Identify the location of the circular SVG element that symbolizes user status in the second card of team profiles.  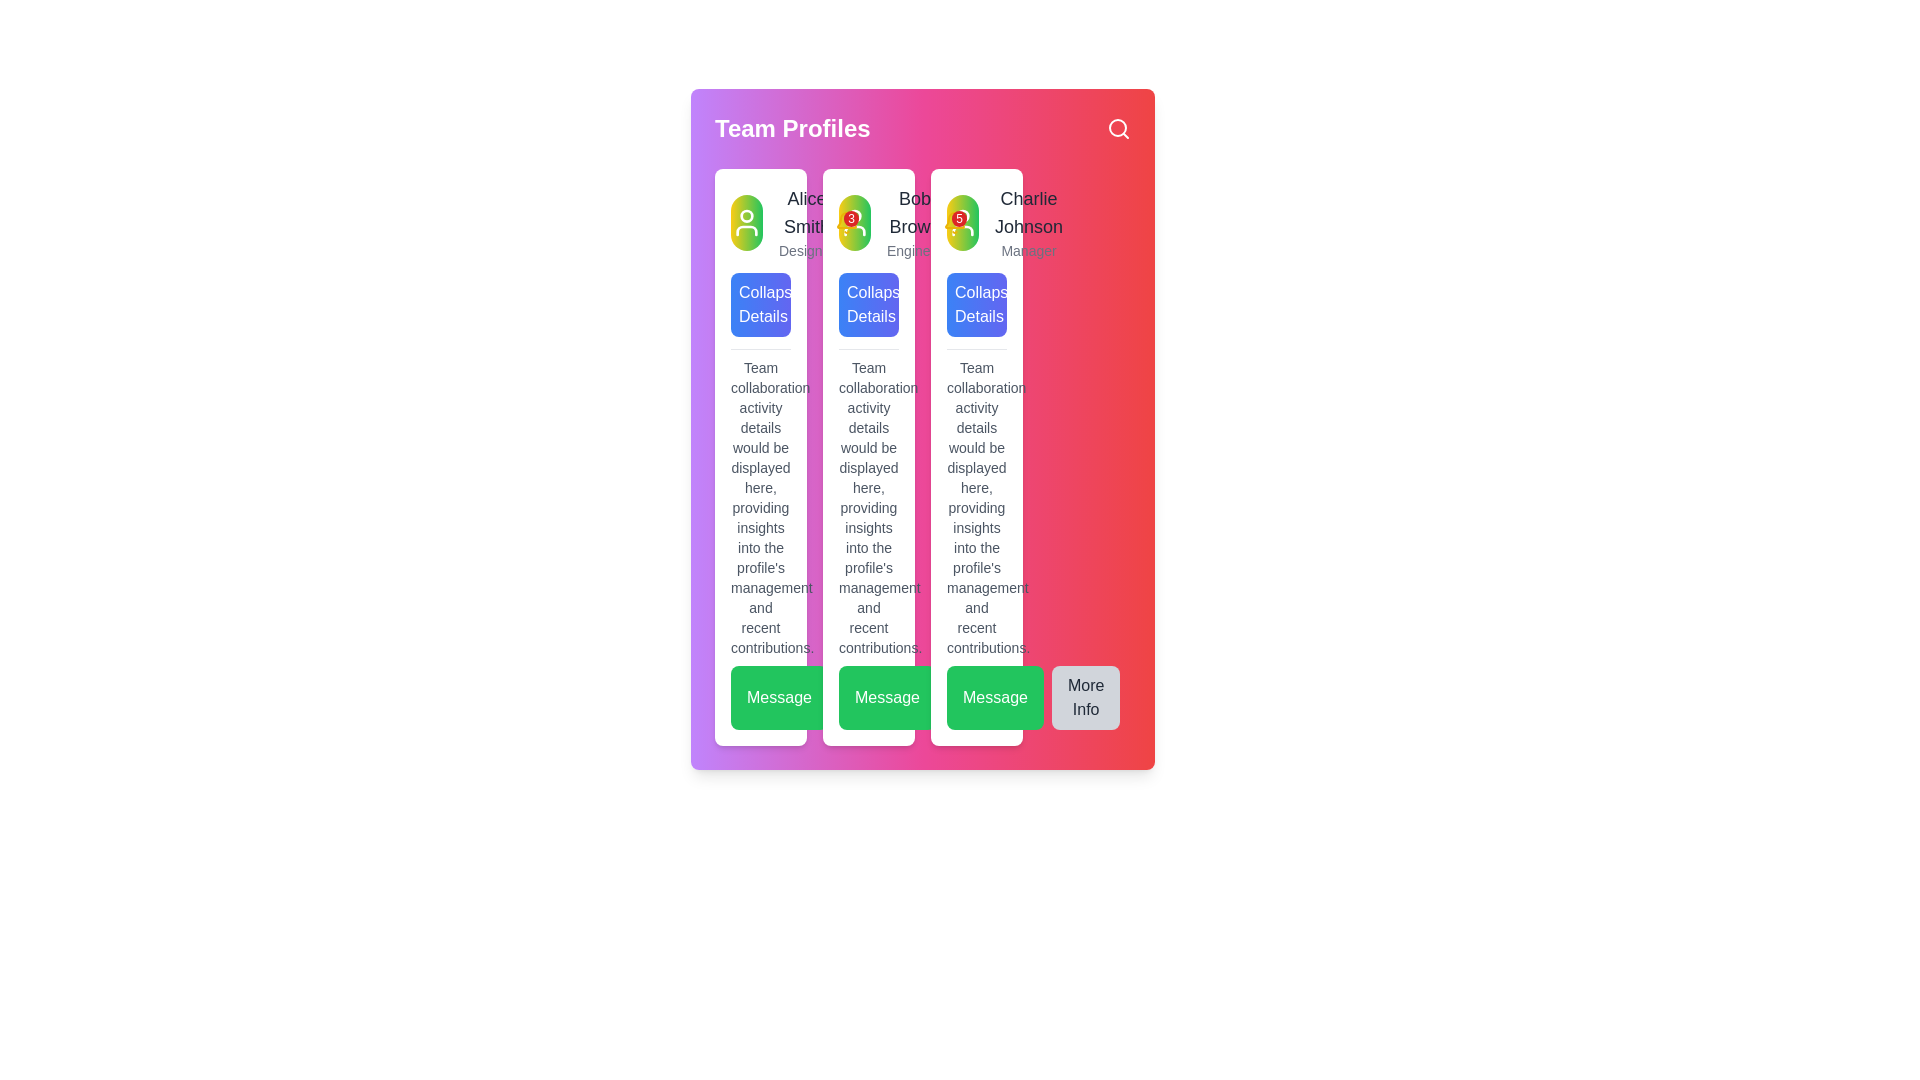
(854, 216).